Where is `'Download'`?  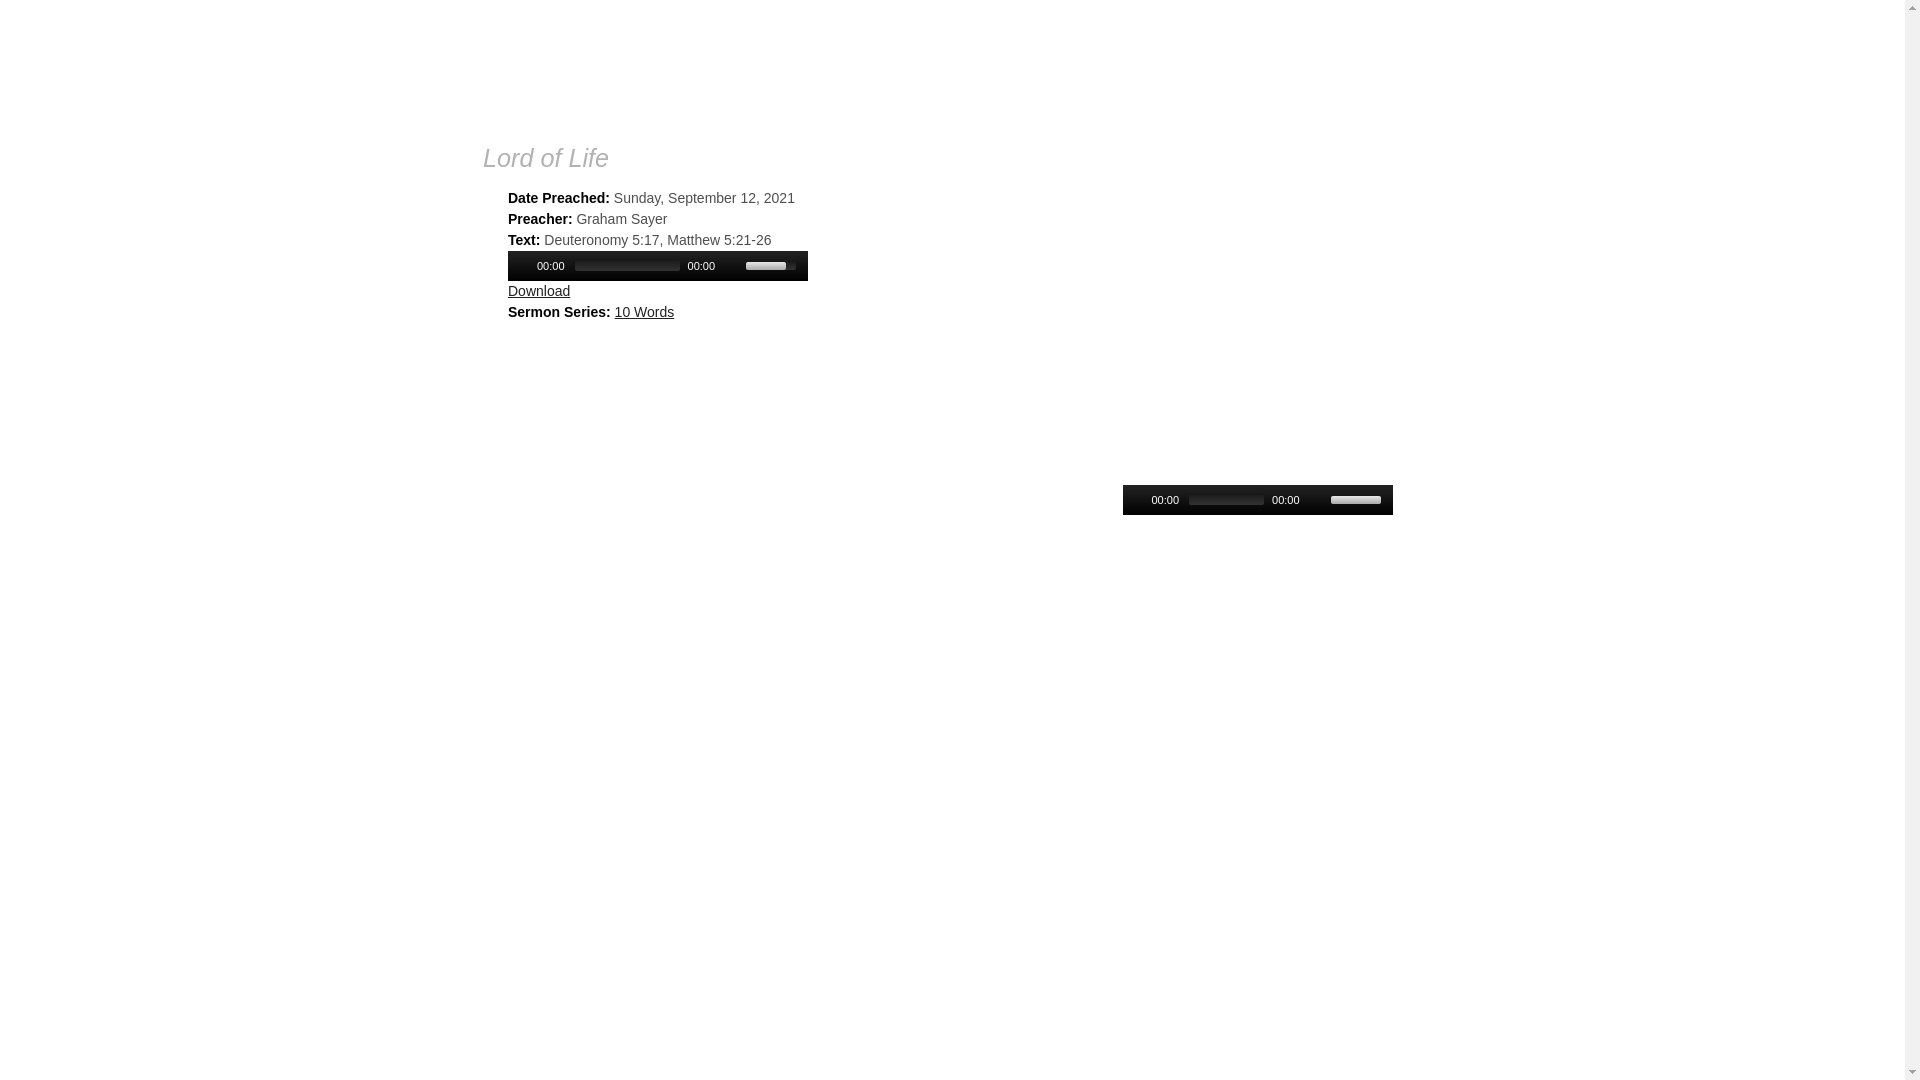 'Download' is located at coordinates (508, 290).